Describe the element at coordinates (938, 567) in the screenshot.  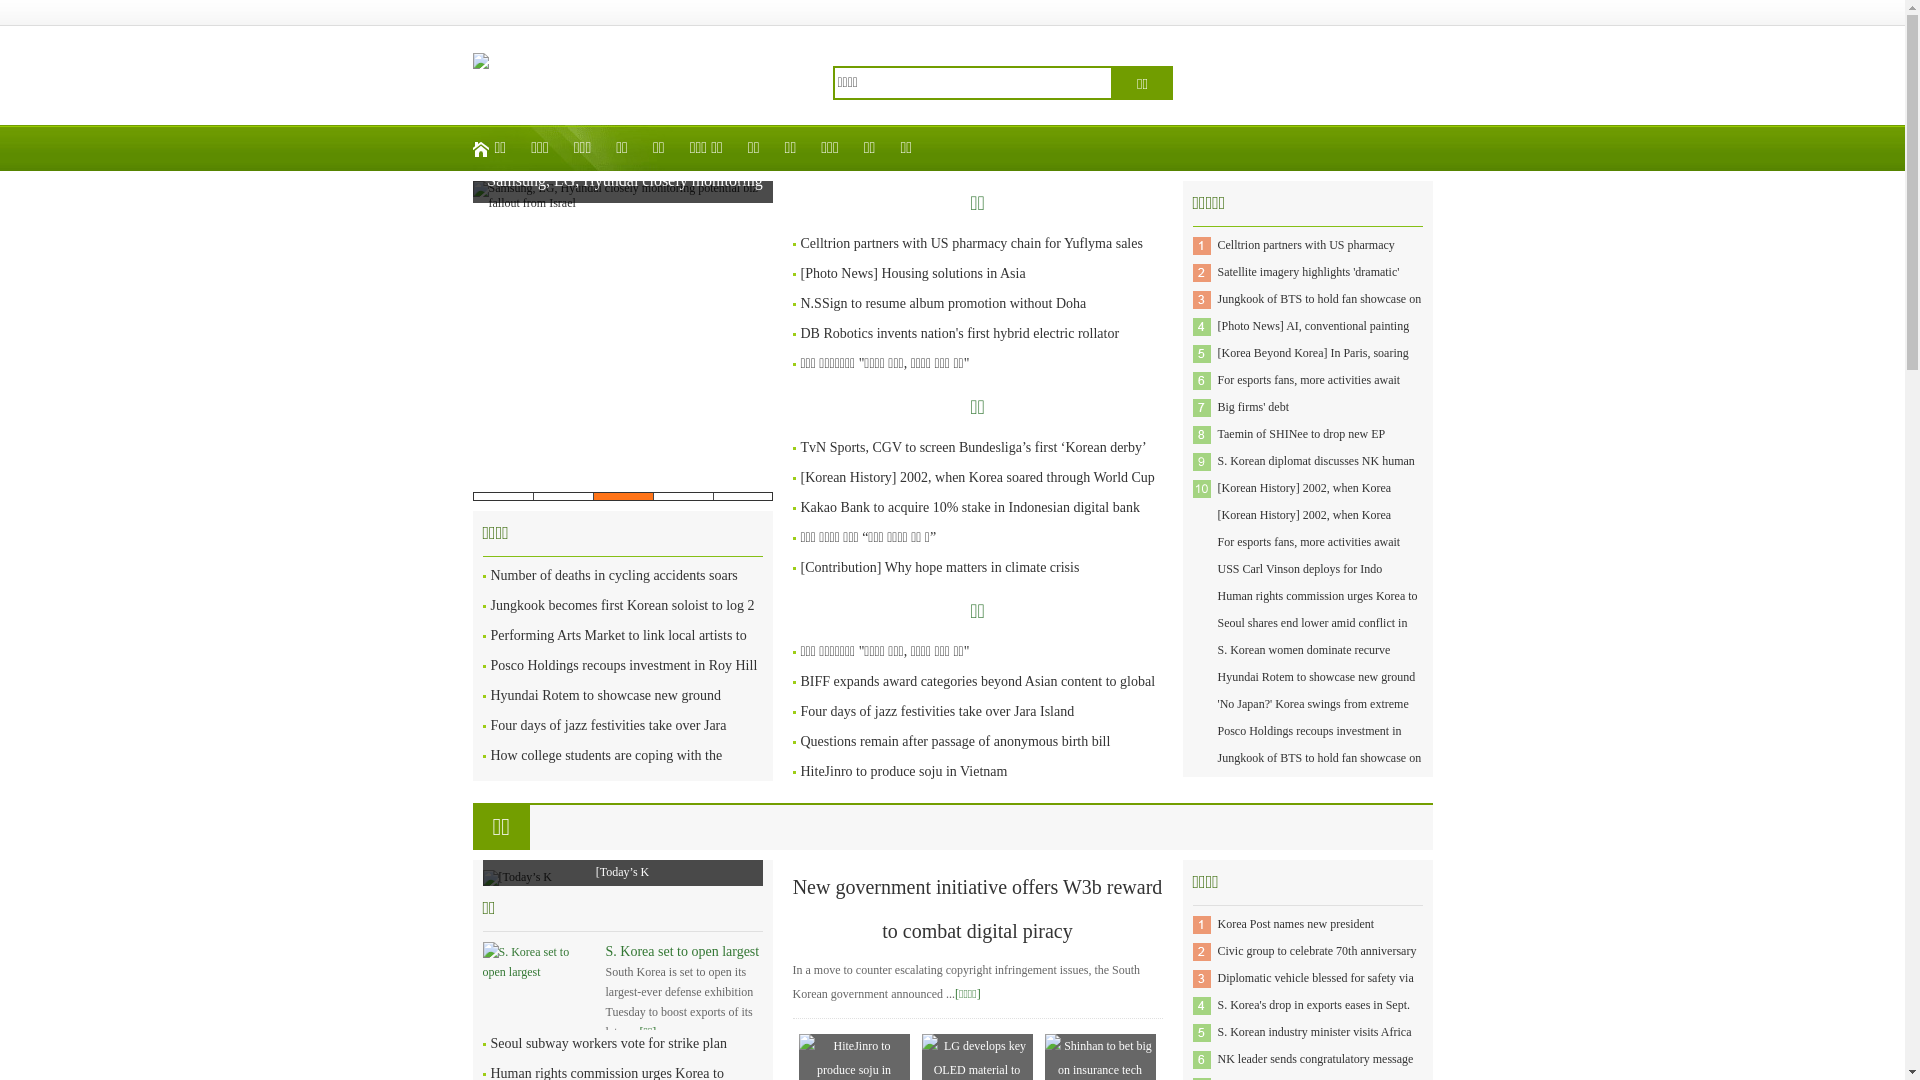
I see `'[Contribution] Why hope matters in climate crisis'` at that location.